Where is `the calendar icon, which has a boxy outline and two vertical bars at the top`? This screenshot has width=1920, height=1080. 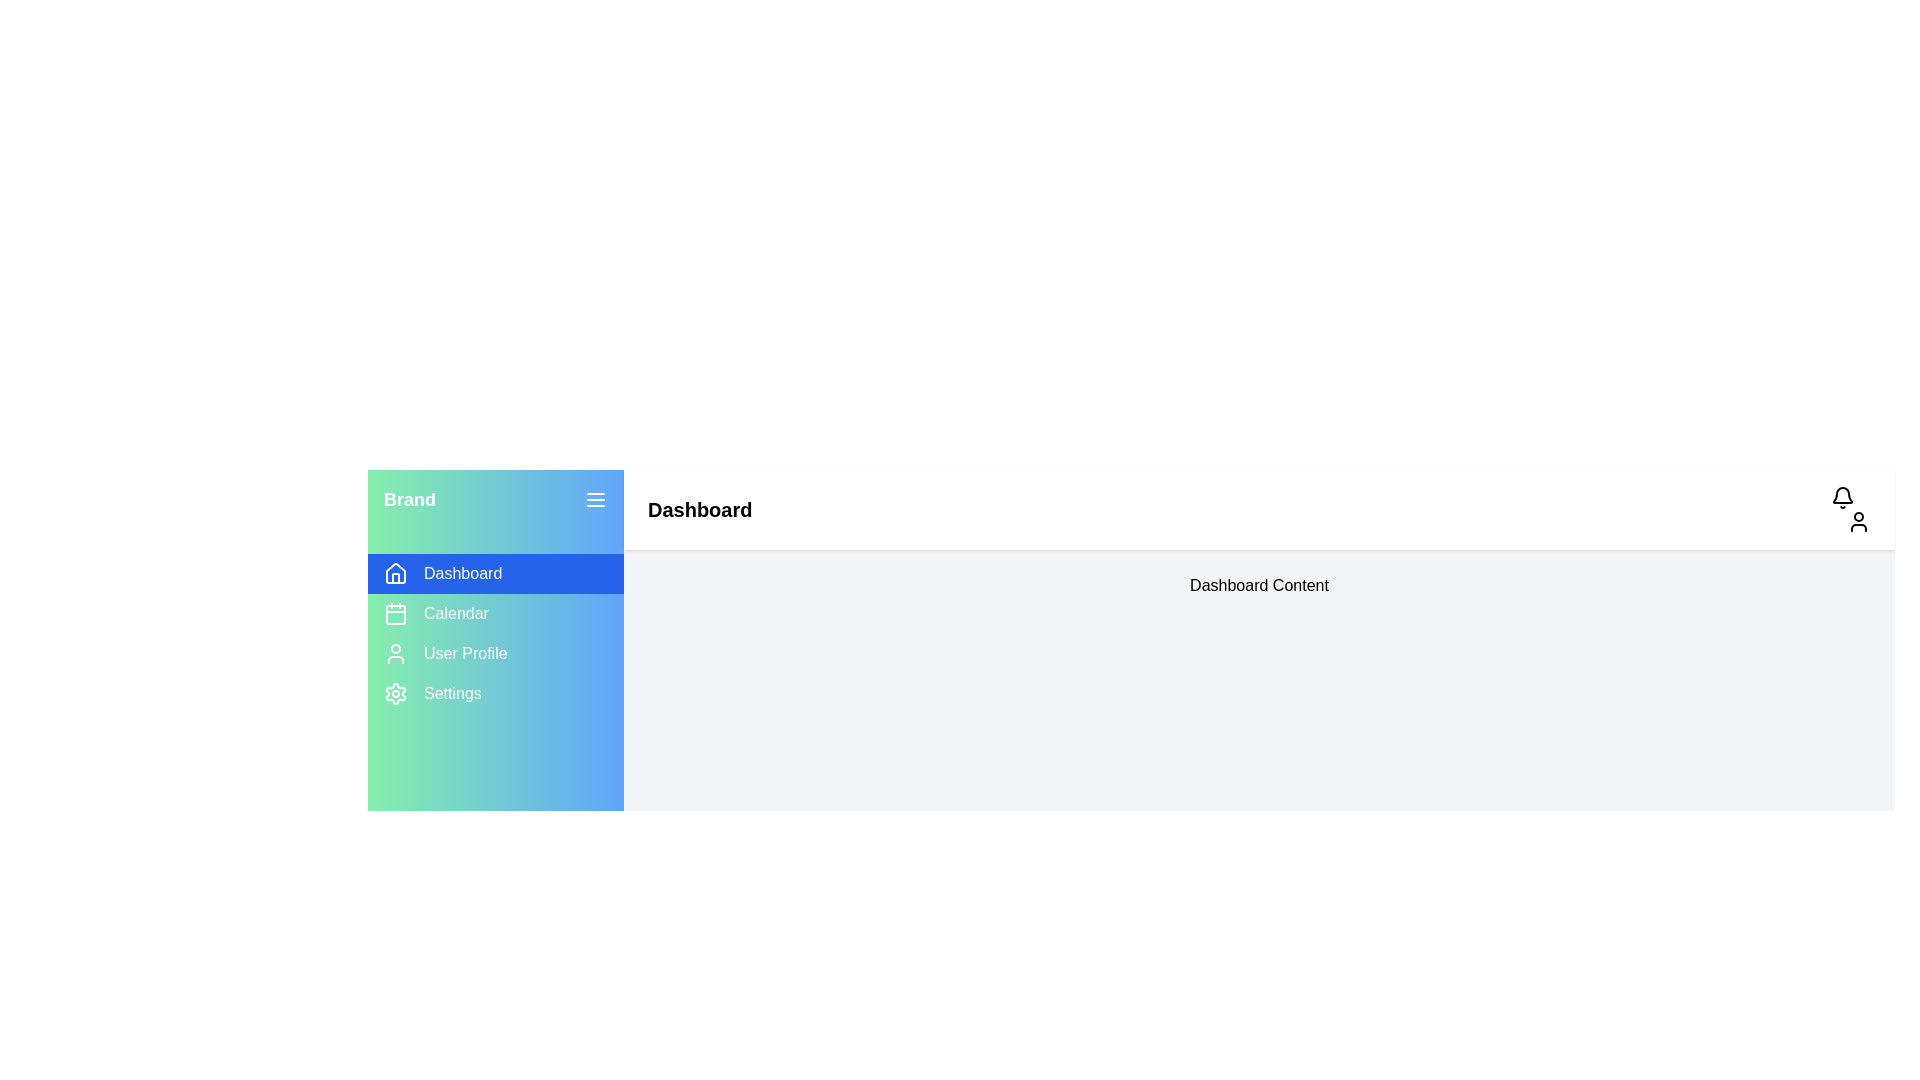
the calendar icon, which has a boxy outline and two vertical bars at the top is located at coordinates (395, 612).